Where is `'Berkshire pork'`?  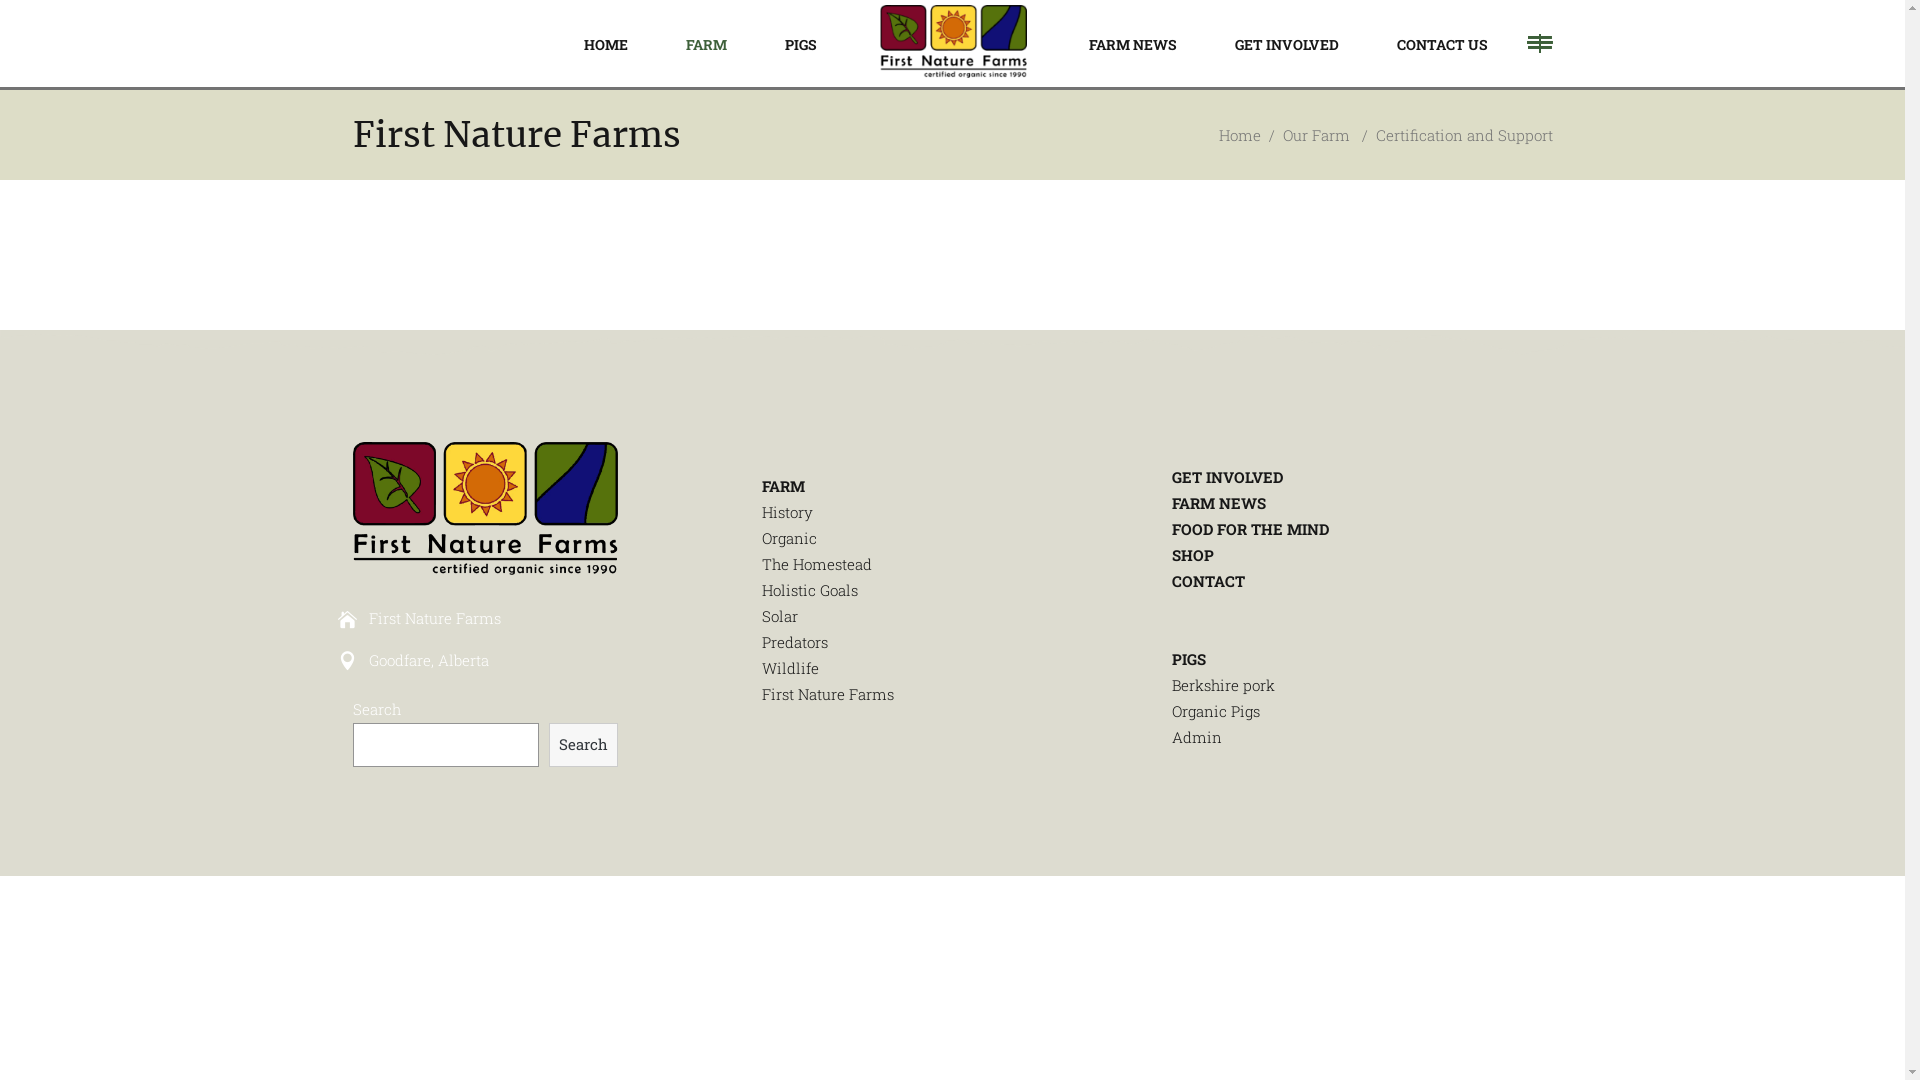
'Berkshire pork' is located at coordinates (1171, 684).